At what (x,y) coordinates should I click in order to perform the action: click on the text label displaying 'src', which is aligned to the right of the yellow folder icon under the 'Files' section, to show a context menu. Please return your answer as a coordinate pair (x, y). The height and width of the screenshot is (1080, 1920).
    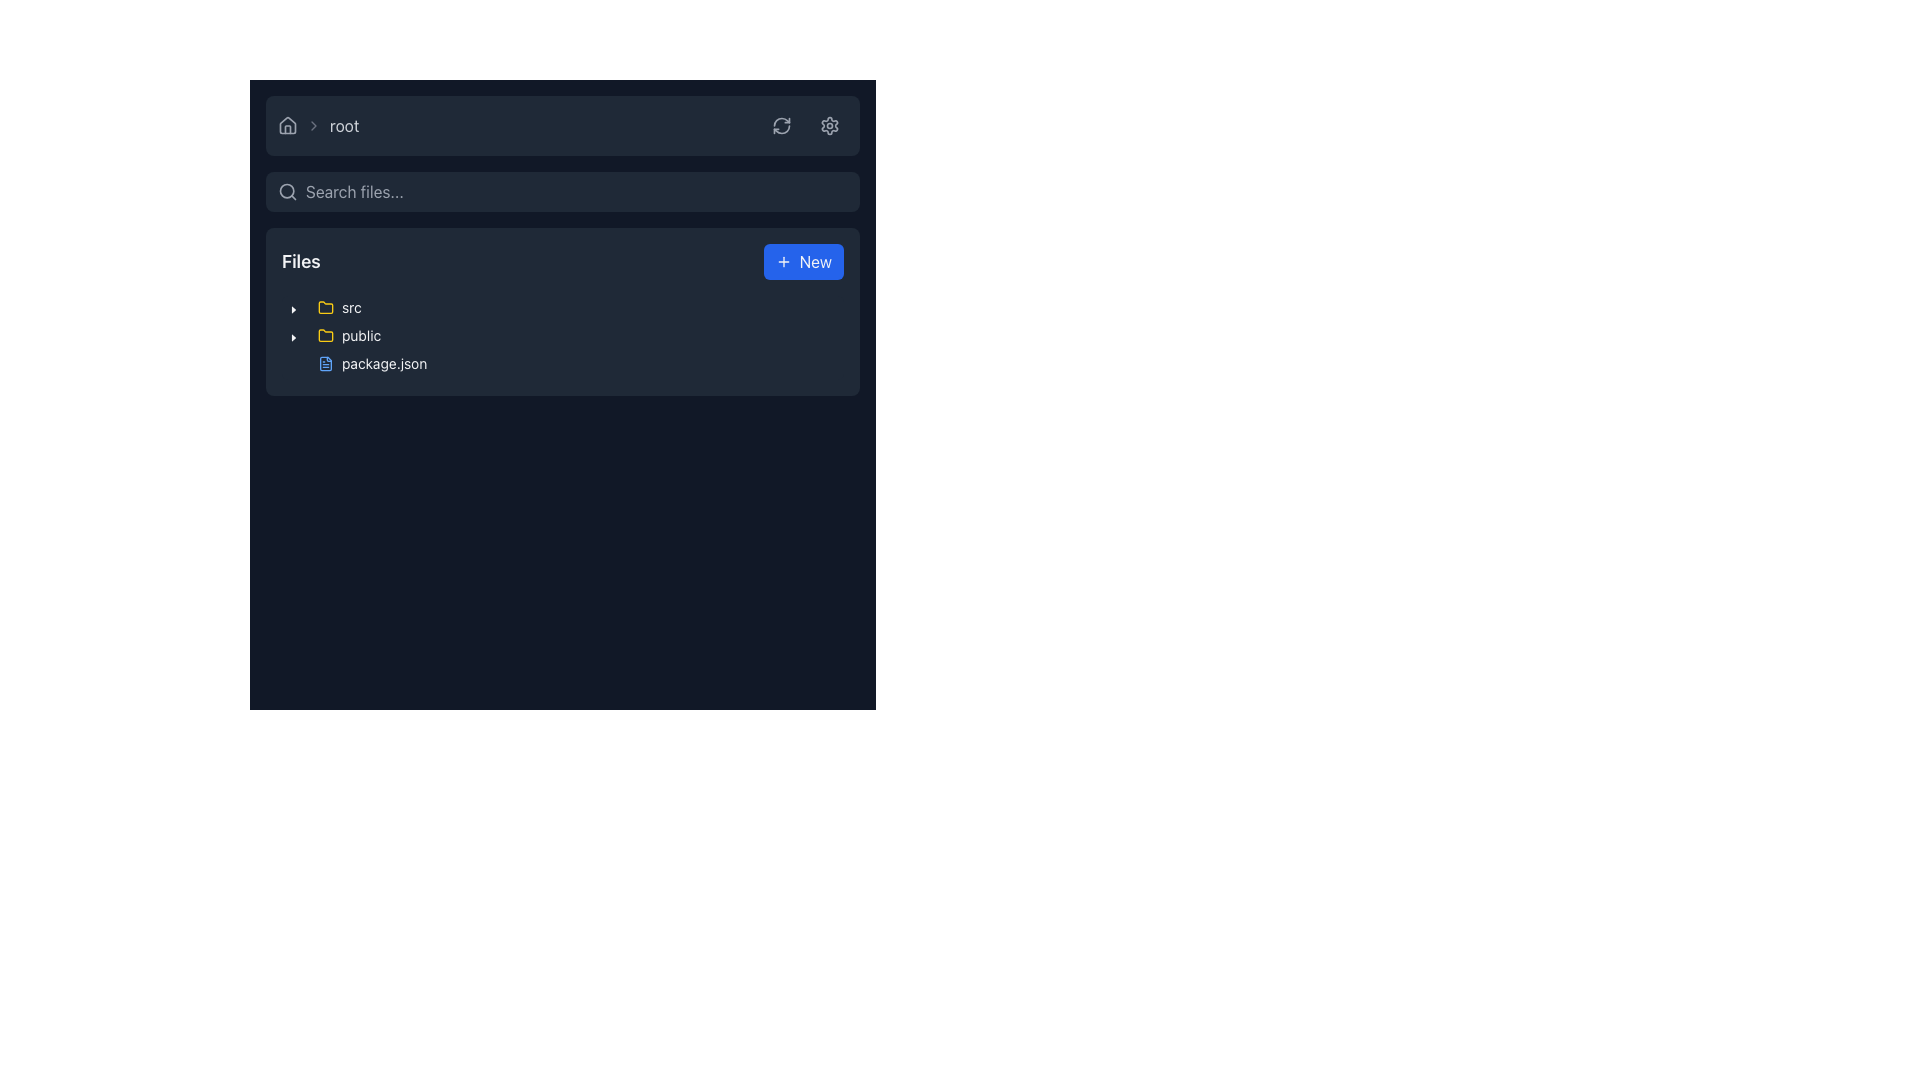
    Looking at the image, I should click on (339, 308).